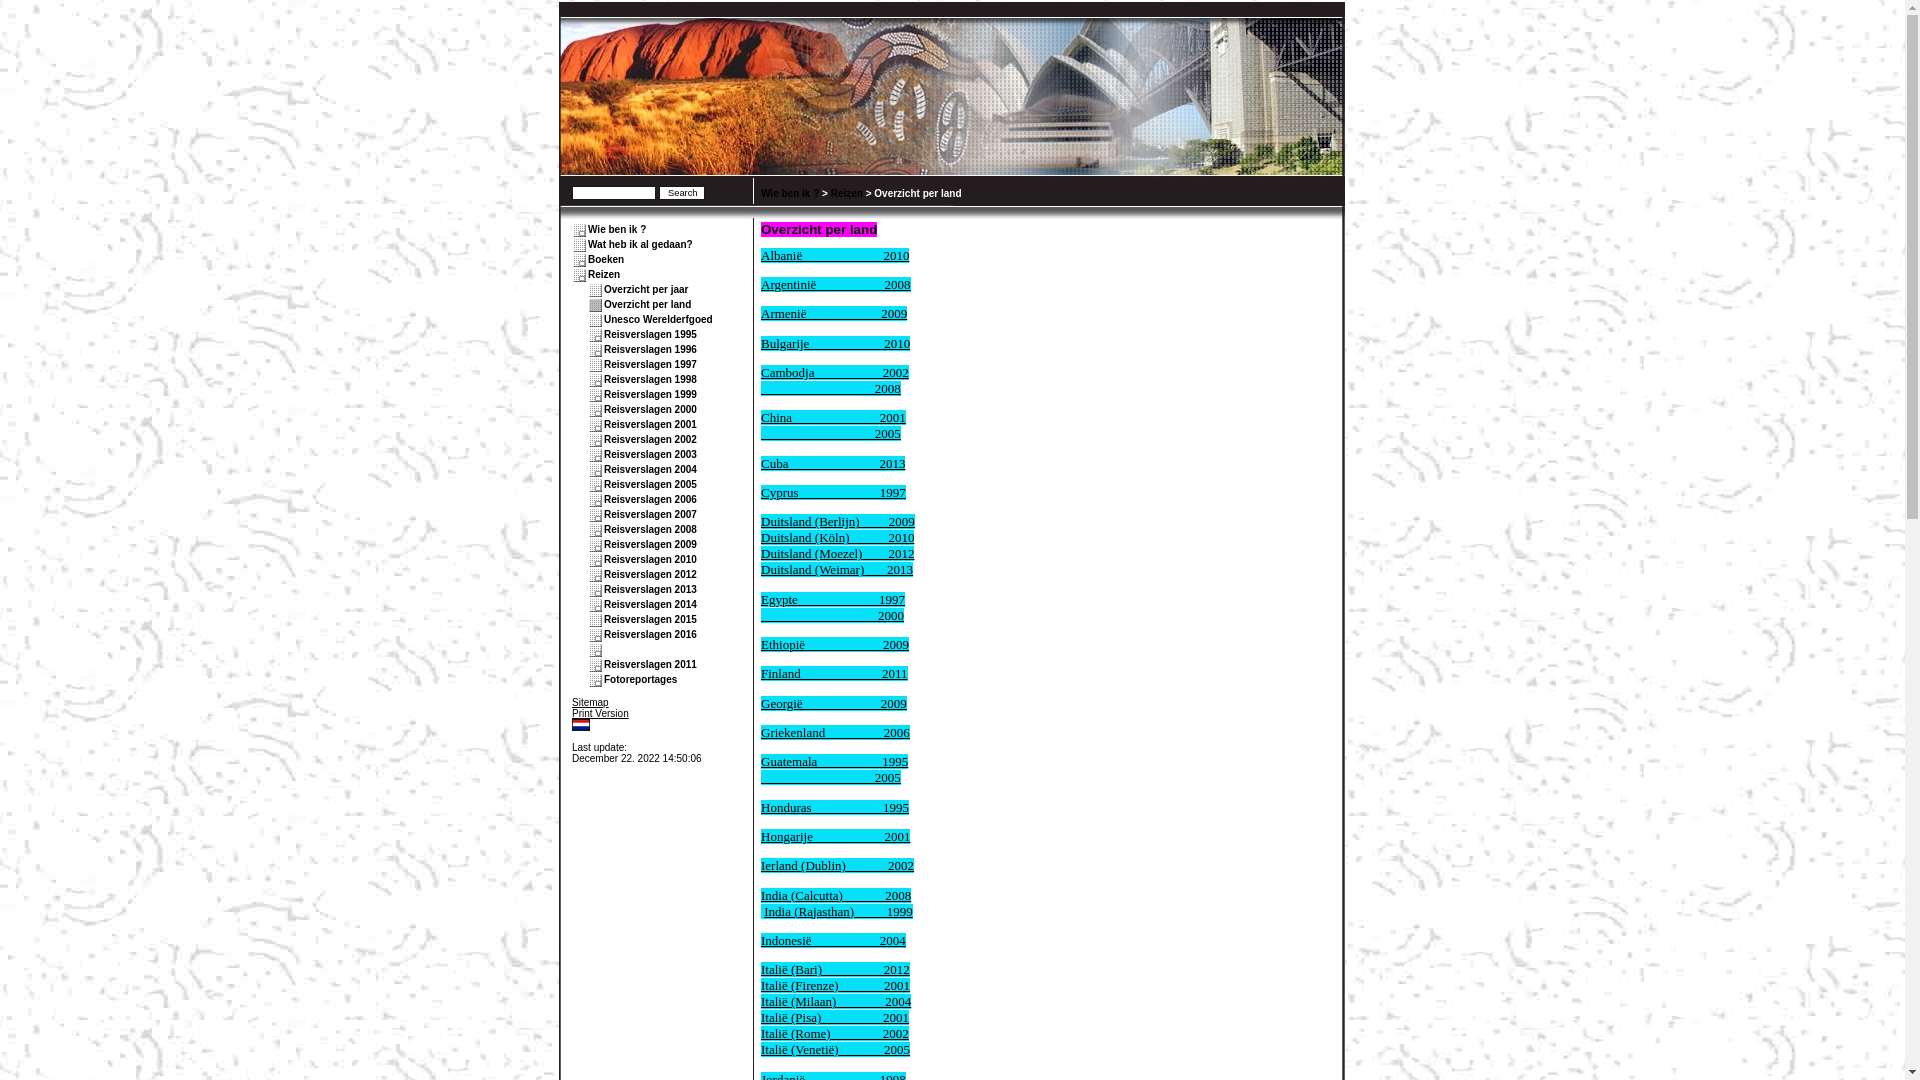  I want to click on 'Reisverslagen 1998', so click(603, 379).